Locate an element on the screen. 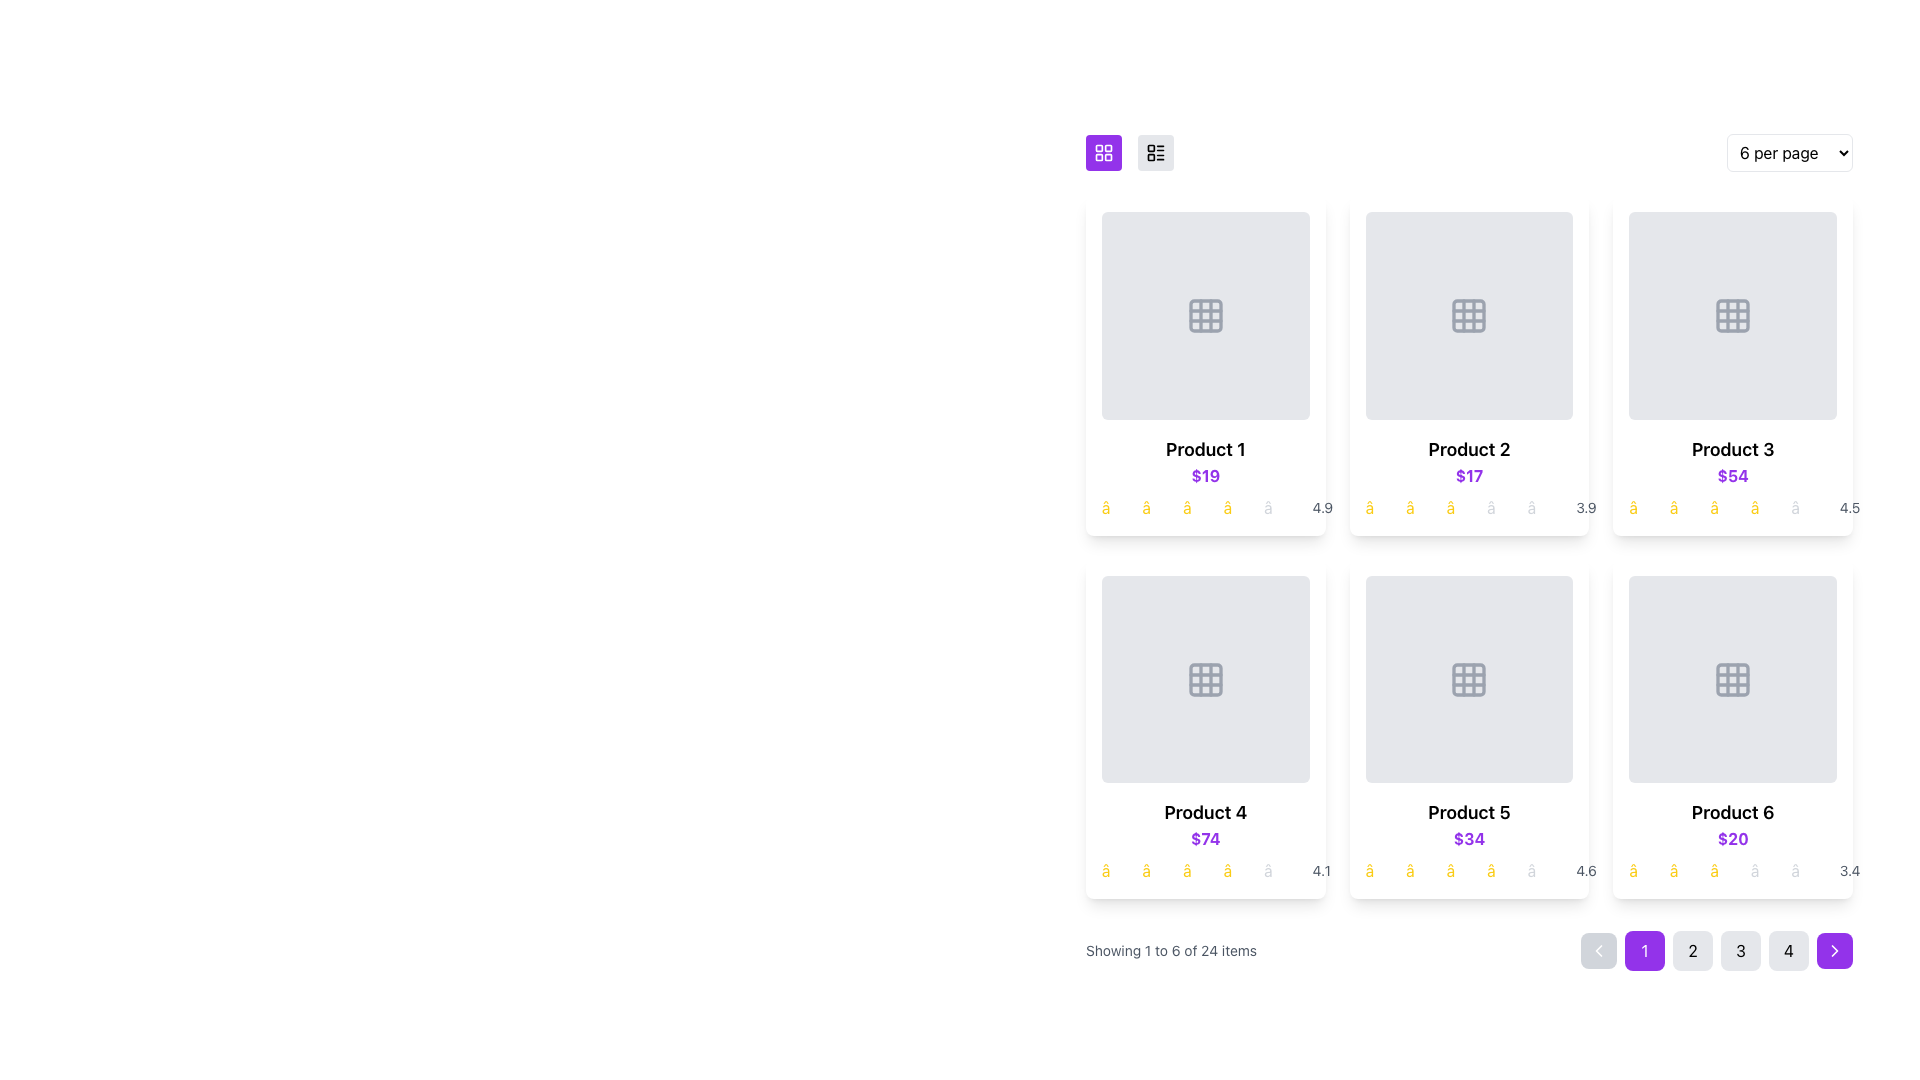  the pagination navigation button/icon located at the bottom-right of the UI is located at coordinates (1834, 950).